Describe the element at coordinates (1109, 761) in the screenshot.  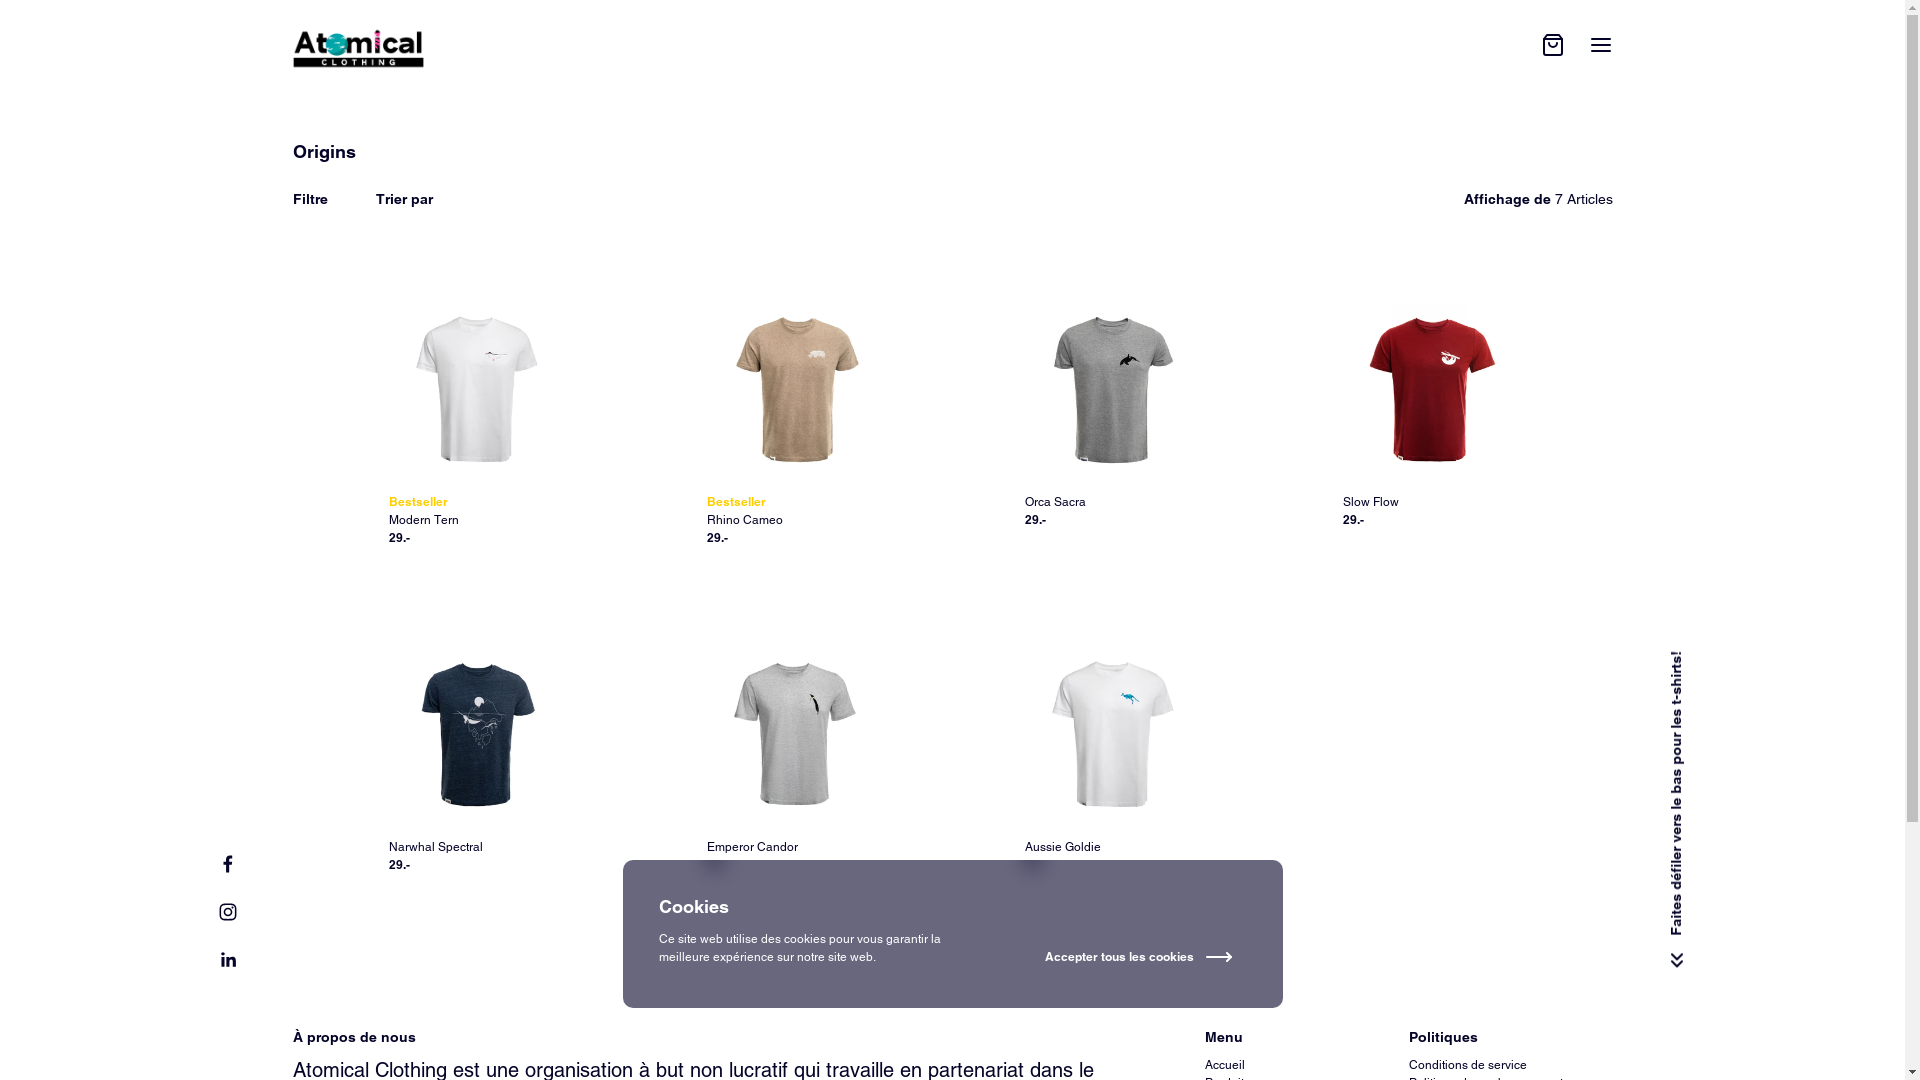
I see `'Aussie Goldie` at that location.